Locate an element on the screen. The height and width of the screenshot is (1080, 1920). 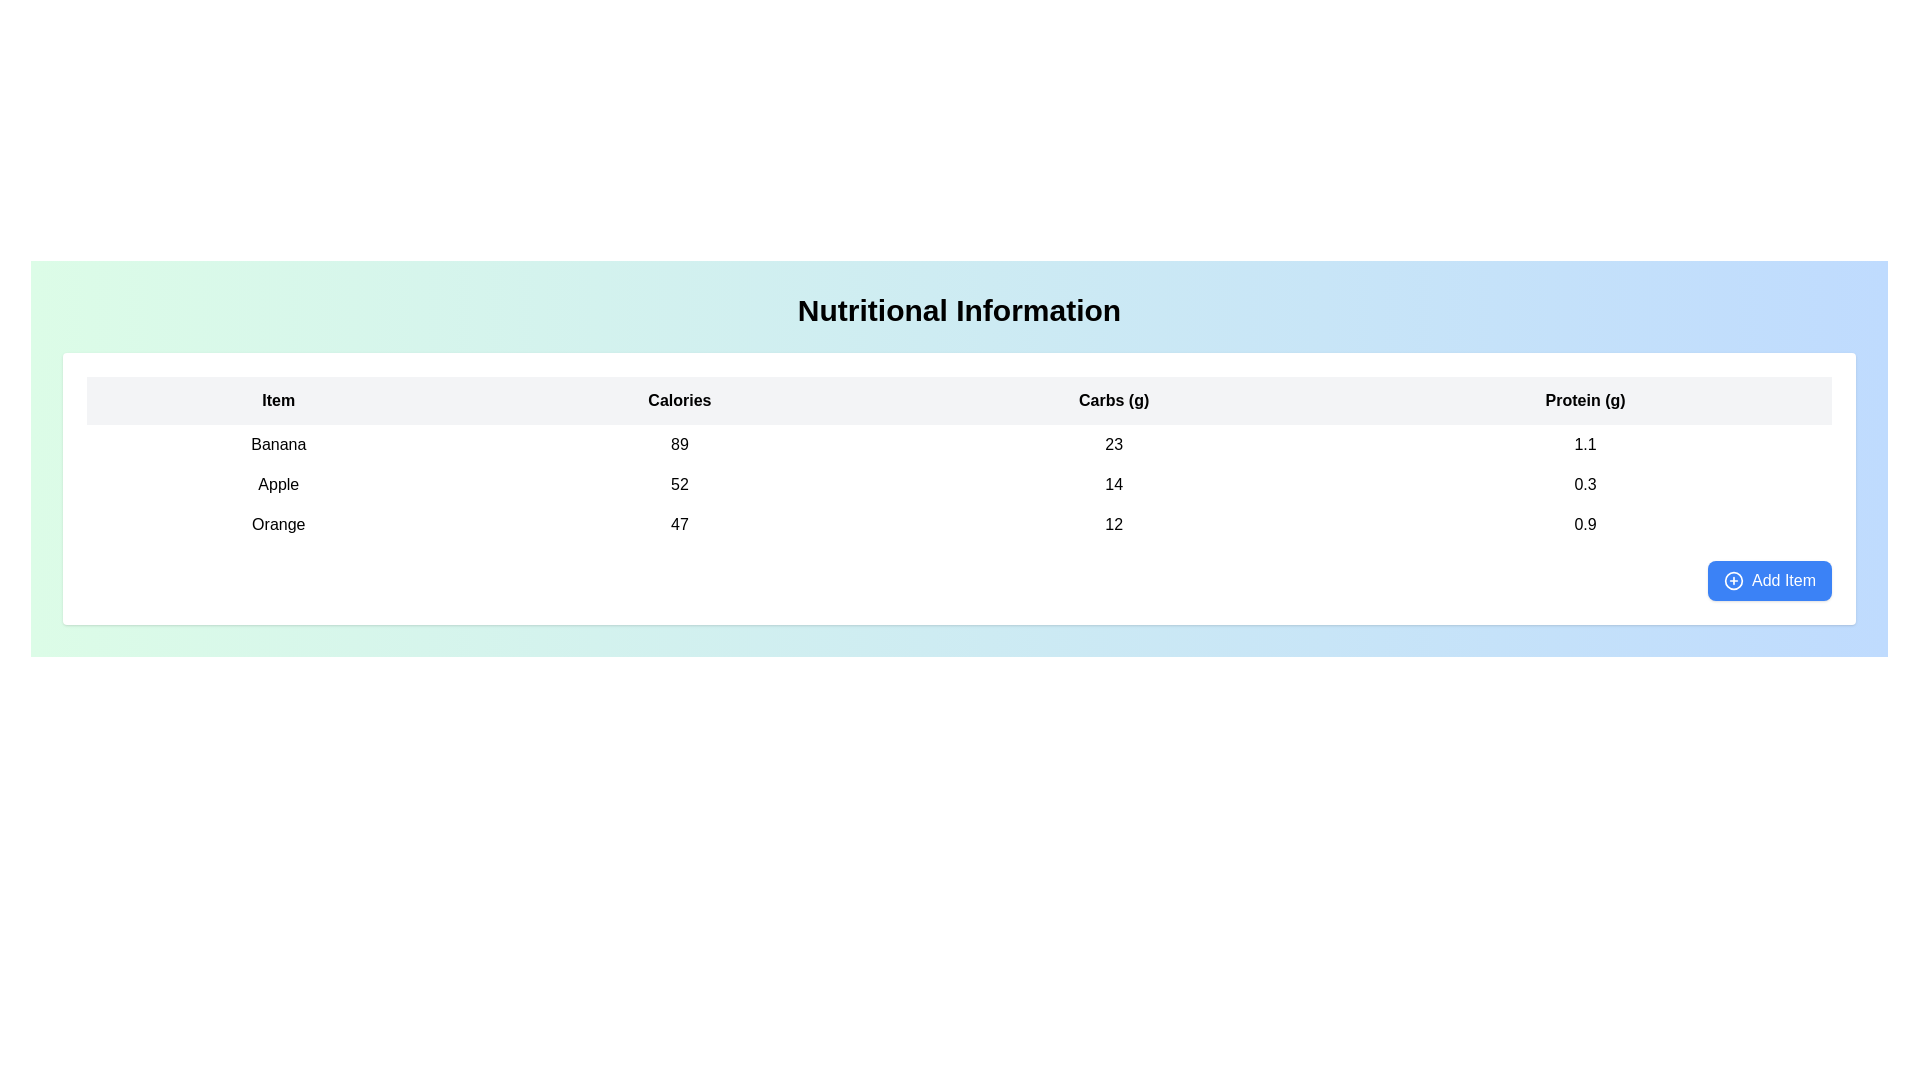
the bold text header labeled 'Item' located in the first column of the table's header row is located at coordinates (277, 401).